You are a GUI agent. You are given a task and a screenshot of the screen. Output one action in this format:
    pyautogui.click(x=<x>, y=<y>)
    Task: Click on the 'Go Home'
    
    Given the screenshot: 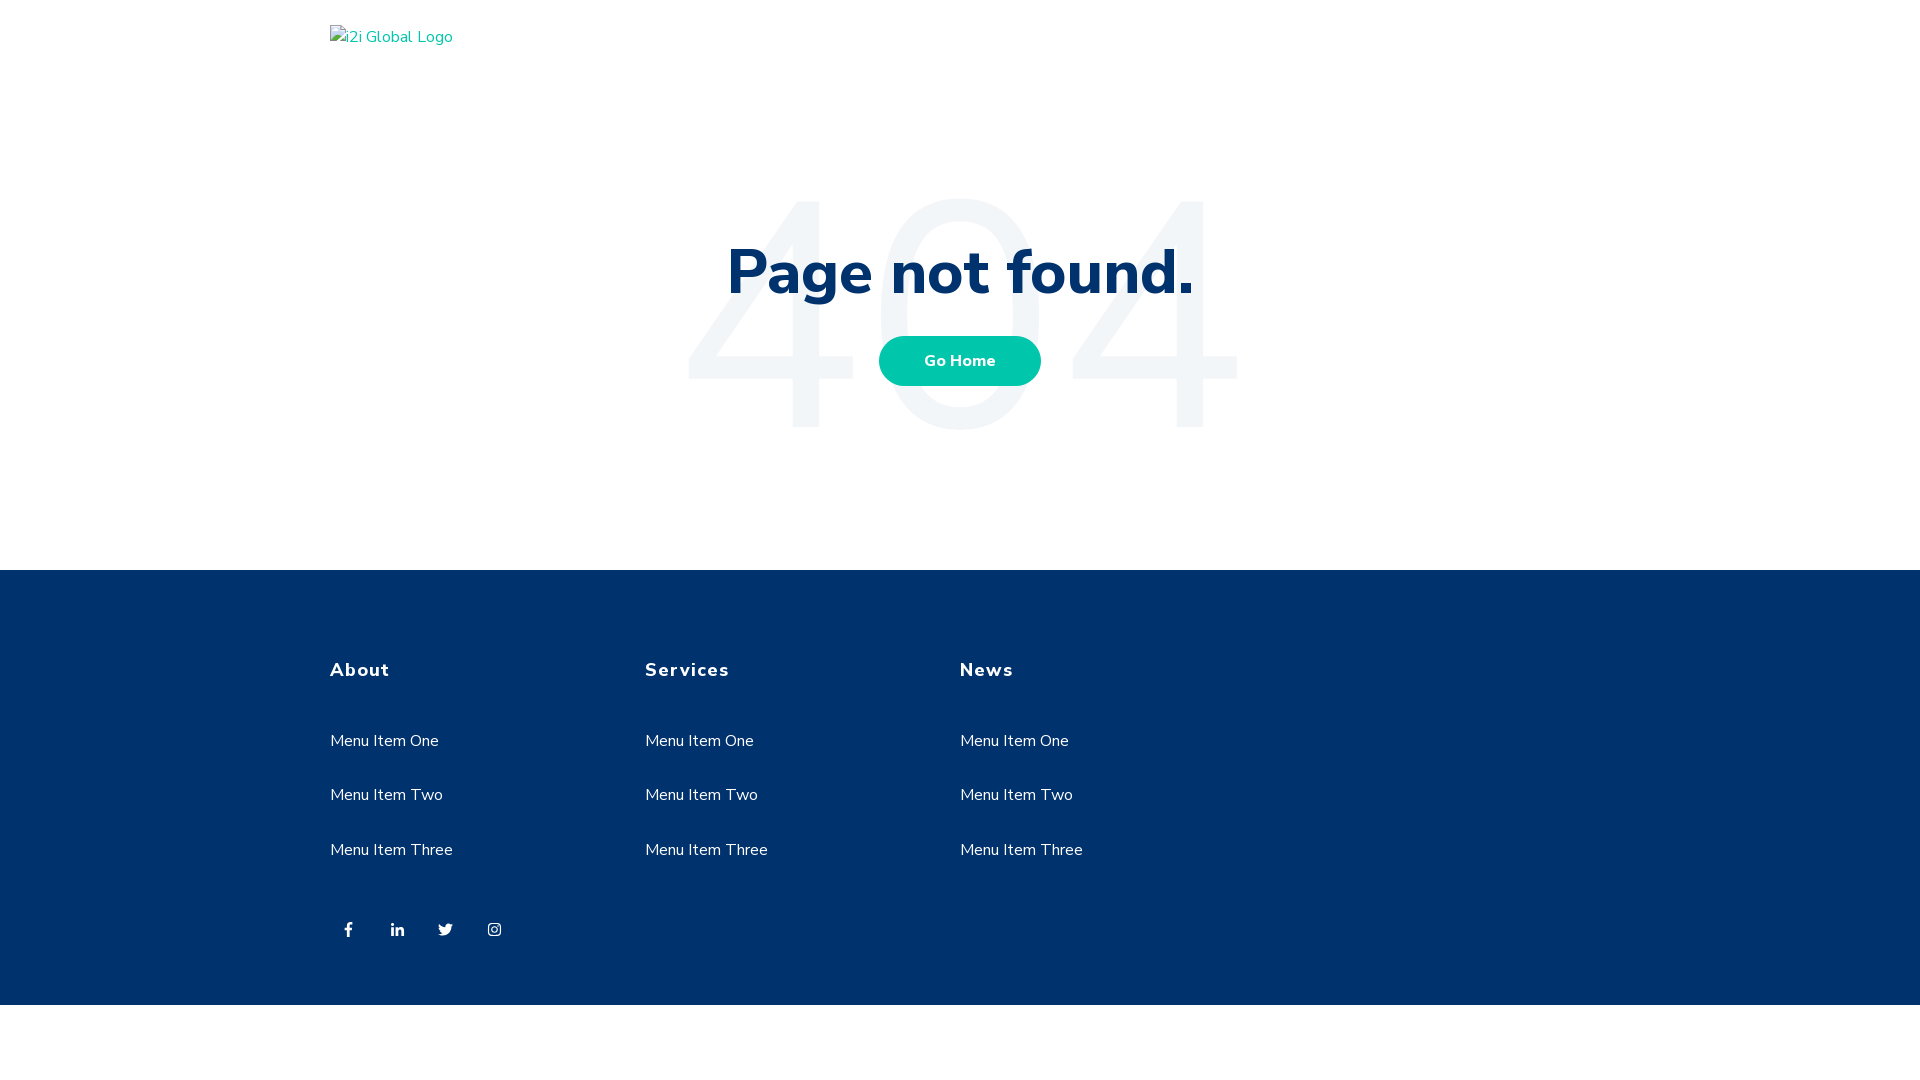 What is the action you would take?
    pyautogui.click(x=960, y=361)
    